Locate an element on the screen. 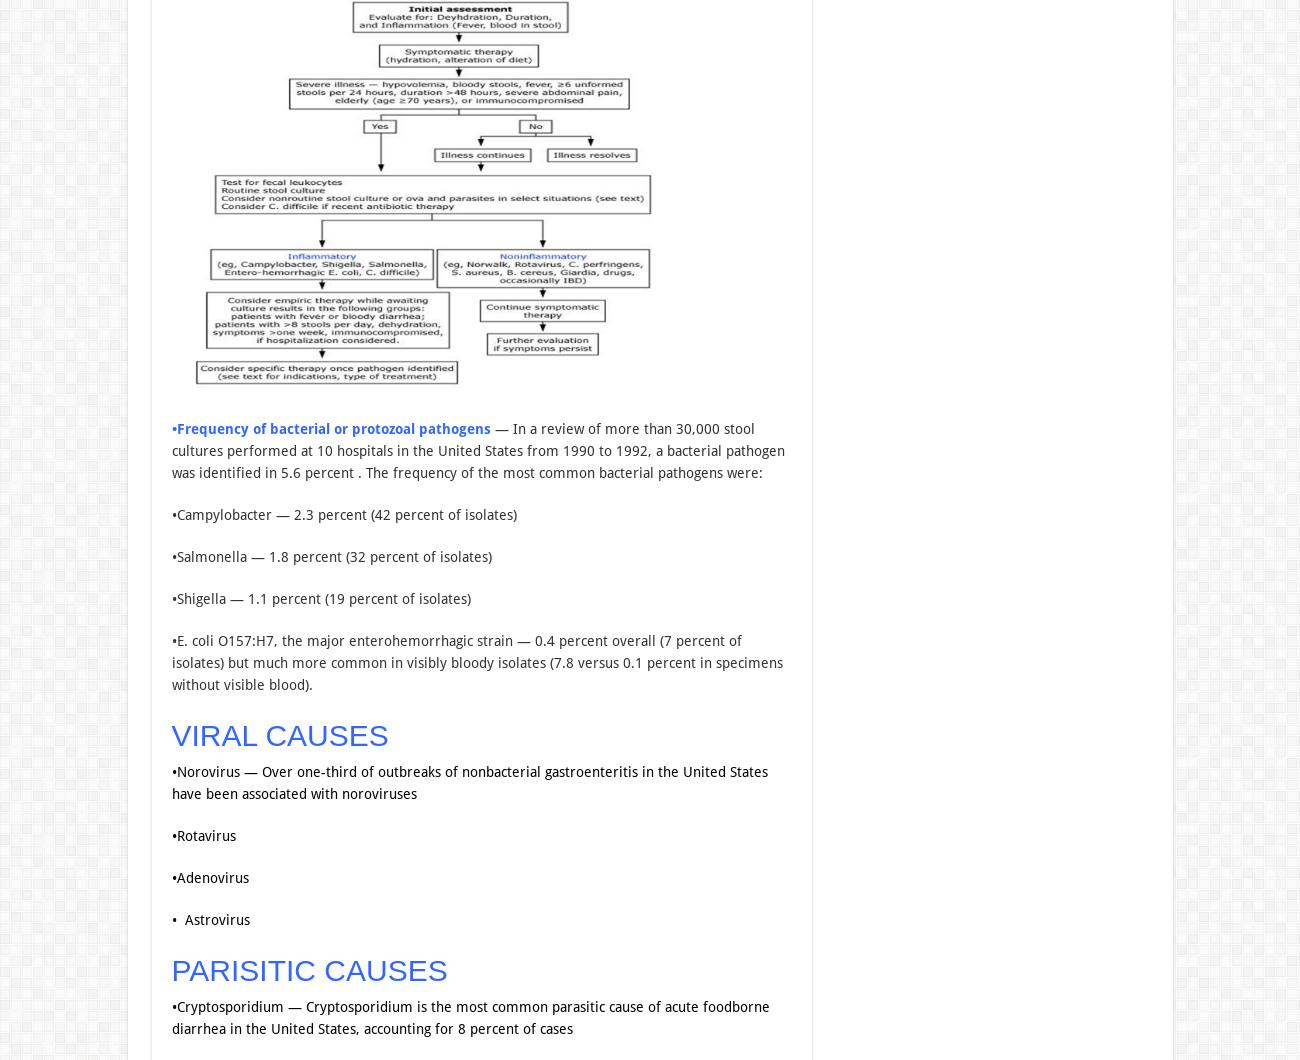 This screenshot has height=1060, width=1300. 'VIRAL CAUSES' is located at coordinates (170, 733).